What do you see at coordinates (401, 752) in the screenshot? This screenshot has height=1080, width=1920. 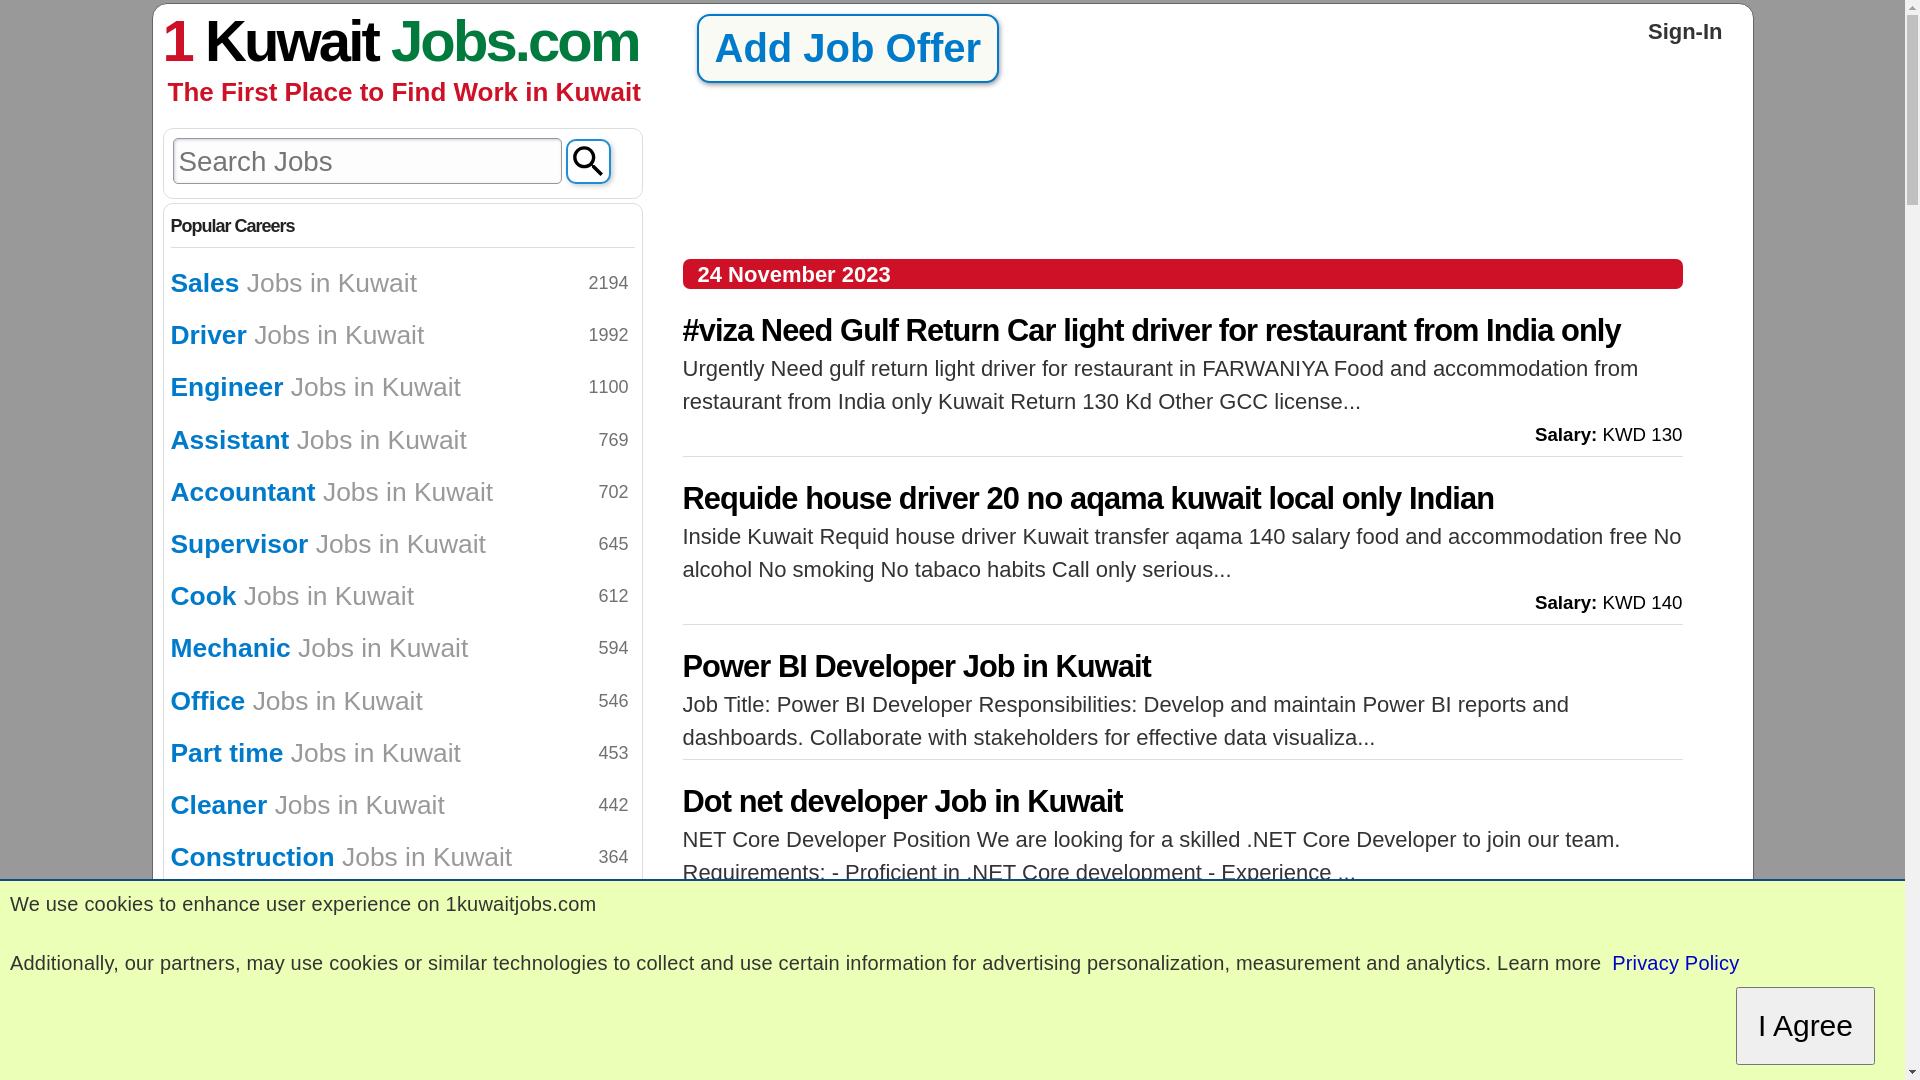 I see `'Part time Jobs in Kuwait` at bounding box center [401, 752].